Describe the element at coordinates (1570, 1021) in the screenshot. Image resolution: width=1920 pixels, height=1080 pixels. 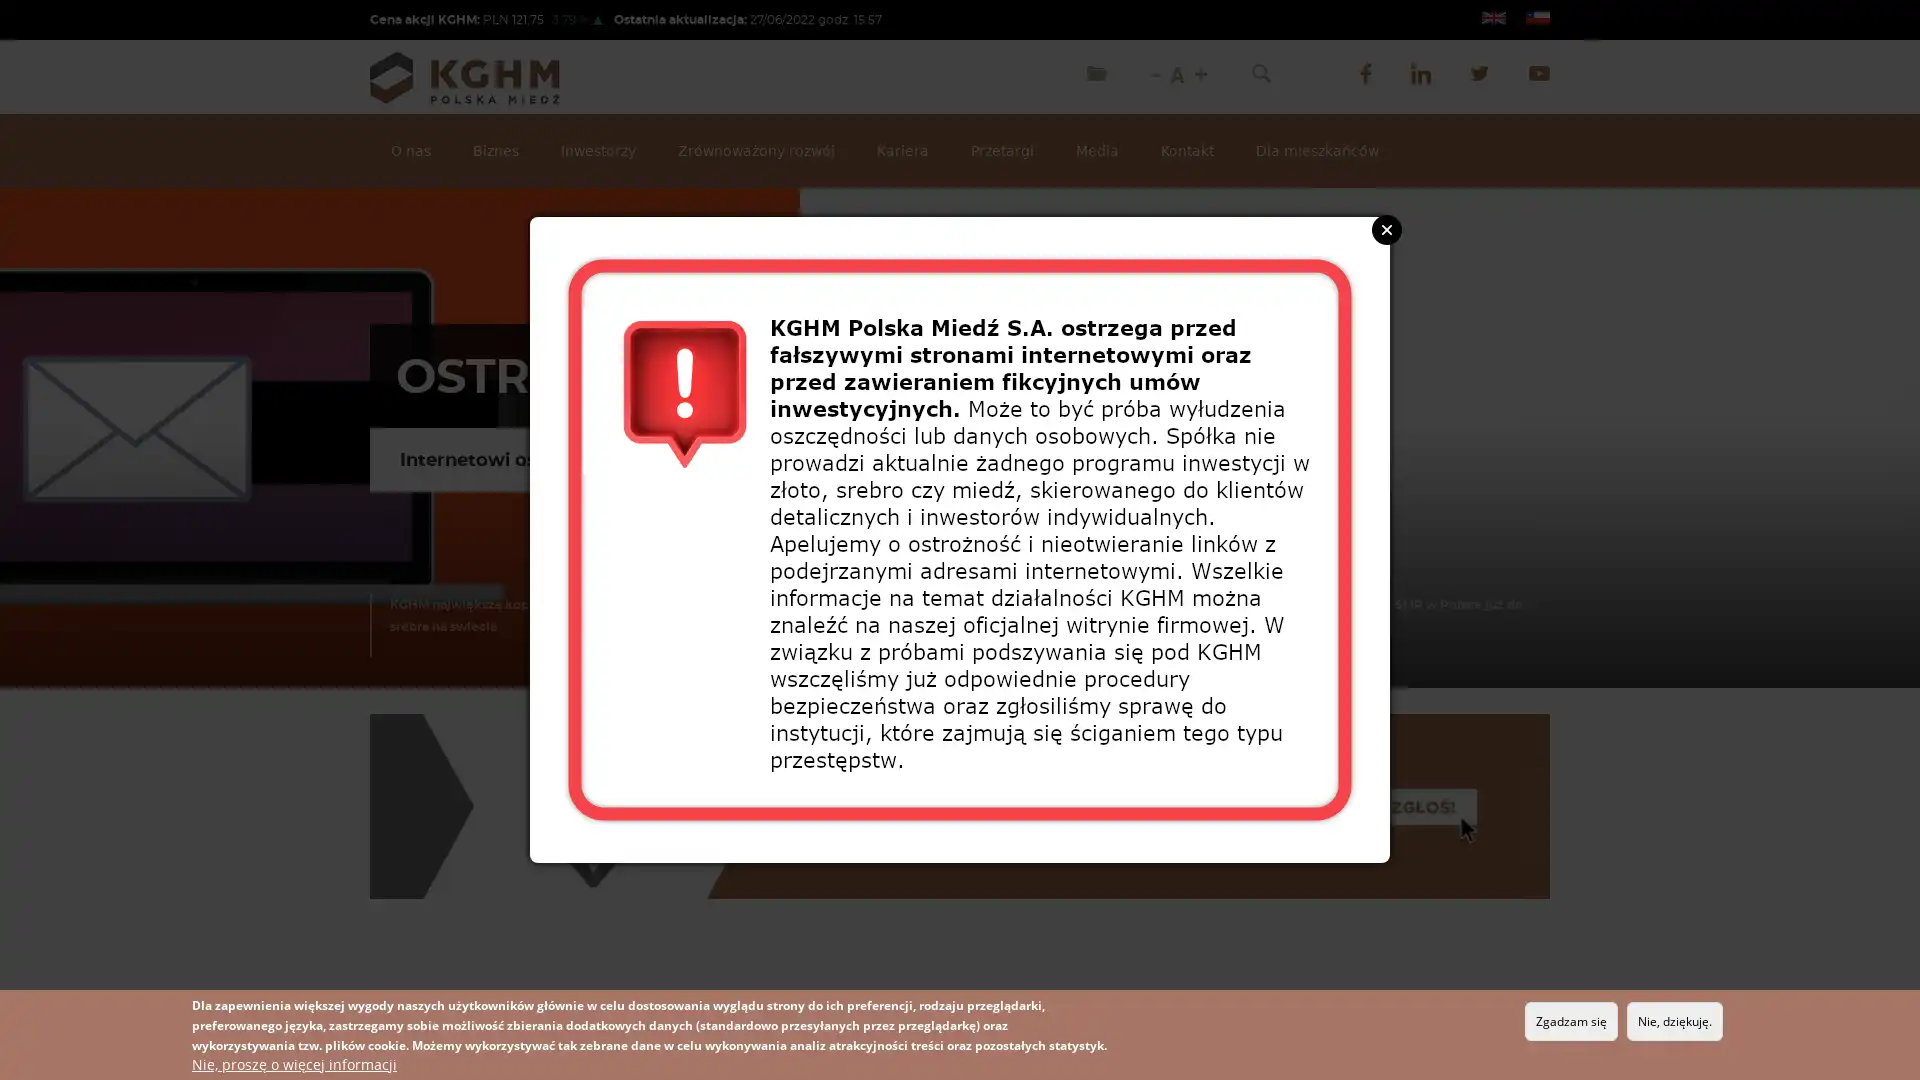
I see `Zgadzam sie` at that location.